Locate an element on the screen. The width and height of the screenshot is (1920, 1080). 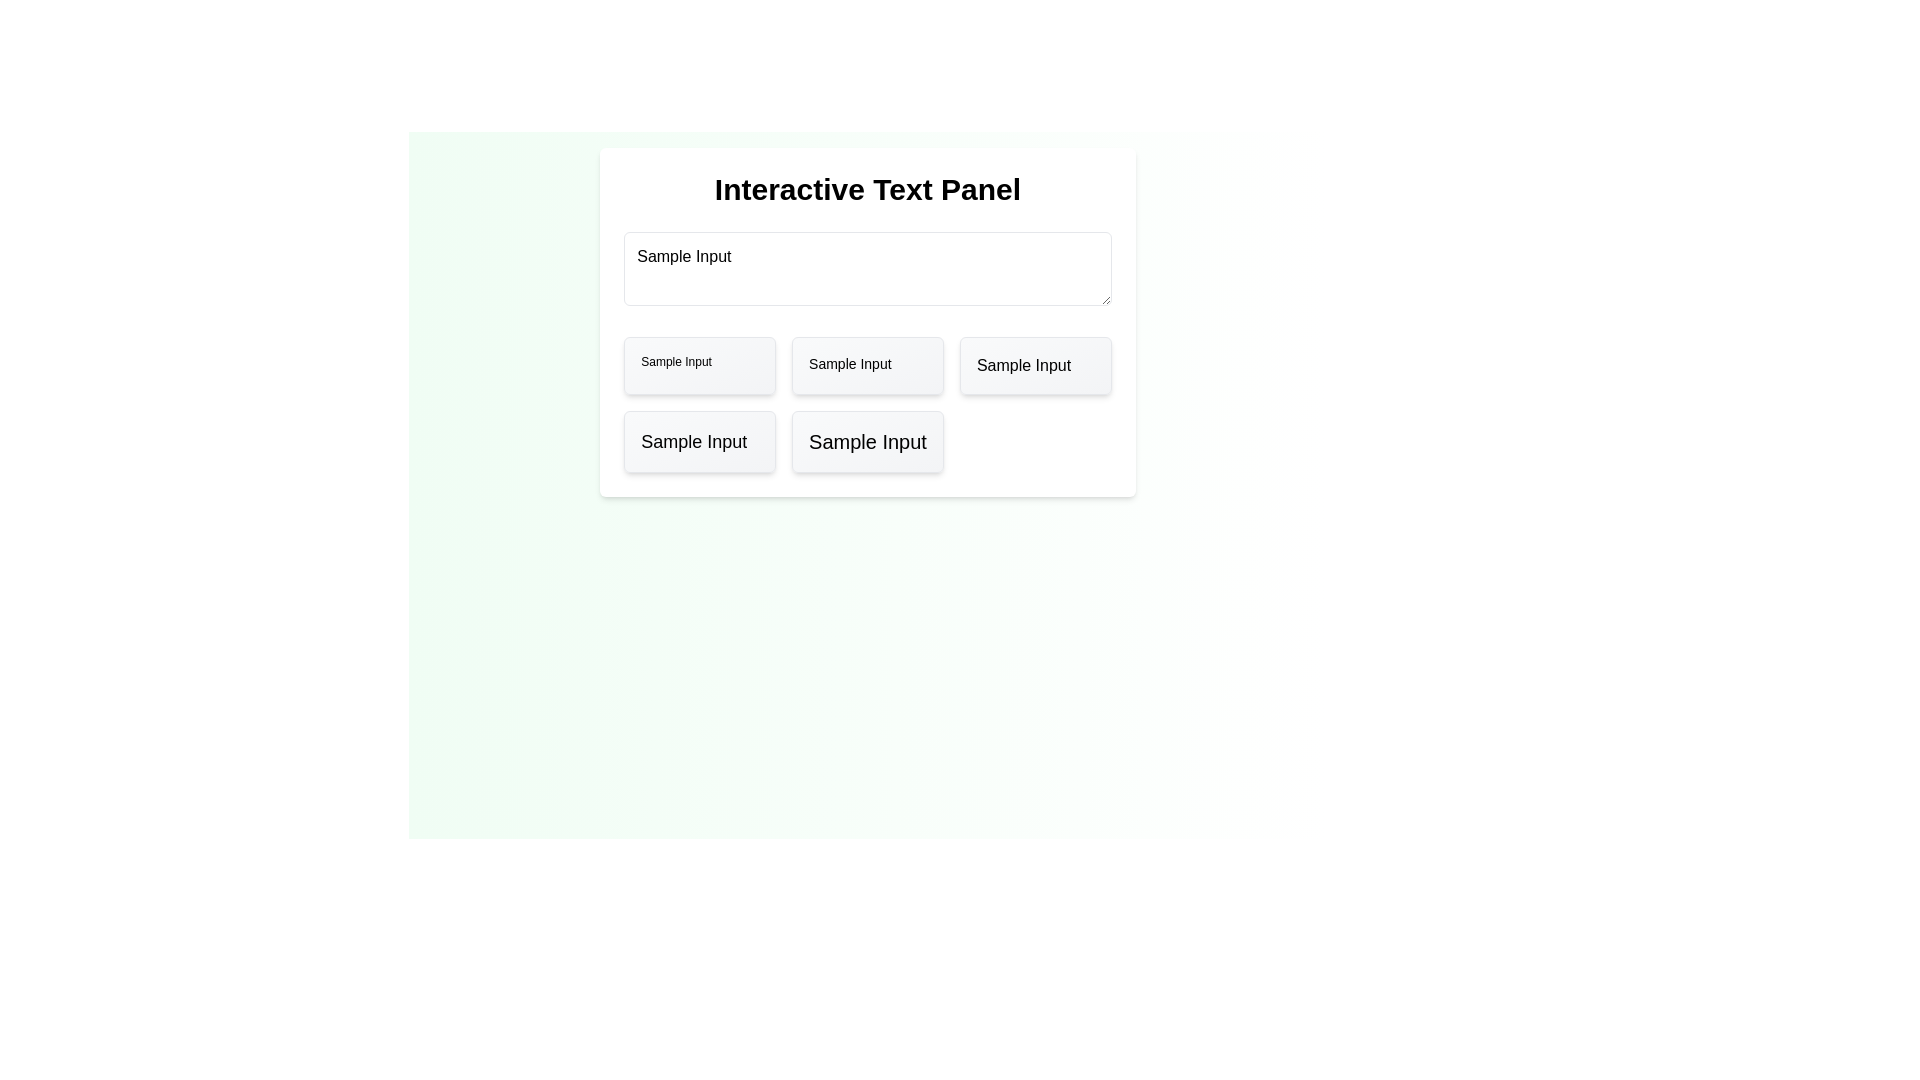
the Text Label that serves as a static header for the panel, positioned above the input field labeled 'Sample Input' is located at coordinates (868, 189).